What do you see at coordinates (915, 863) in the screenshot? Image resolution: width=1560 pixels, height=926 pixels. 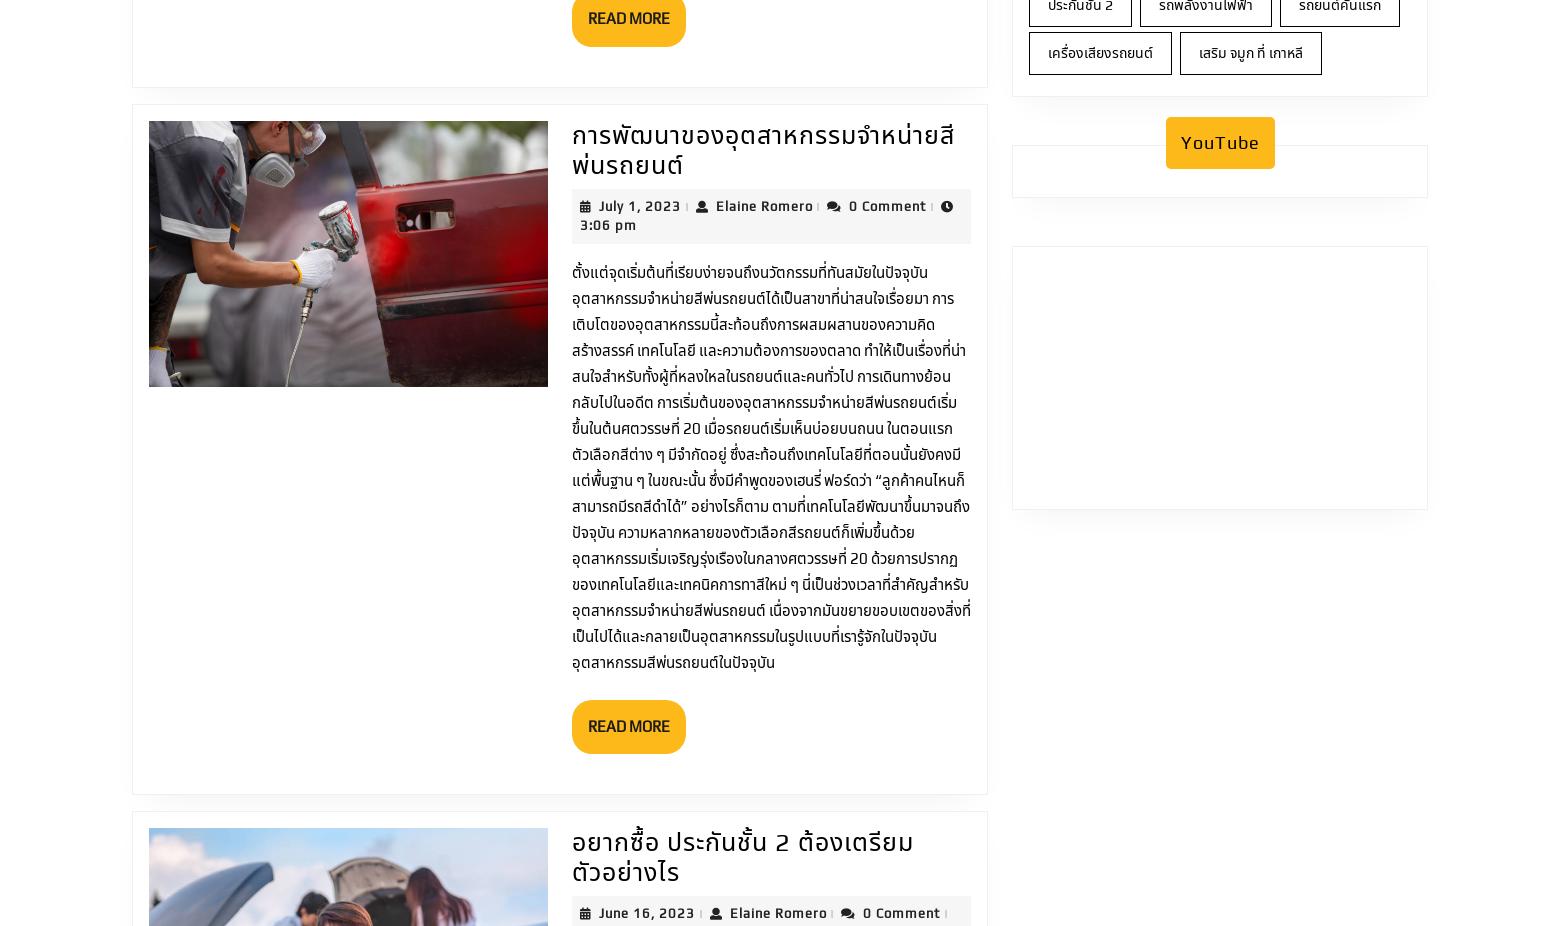 I see `'116/7 Soi Sukhumvit 23., Watthana, Bangkok'` at bounding box center [915, 863].